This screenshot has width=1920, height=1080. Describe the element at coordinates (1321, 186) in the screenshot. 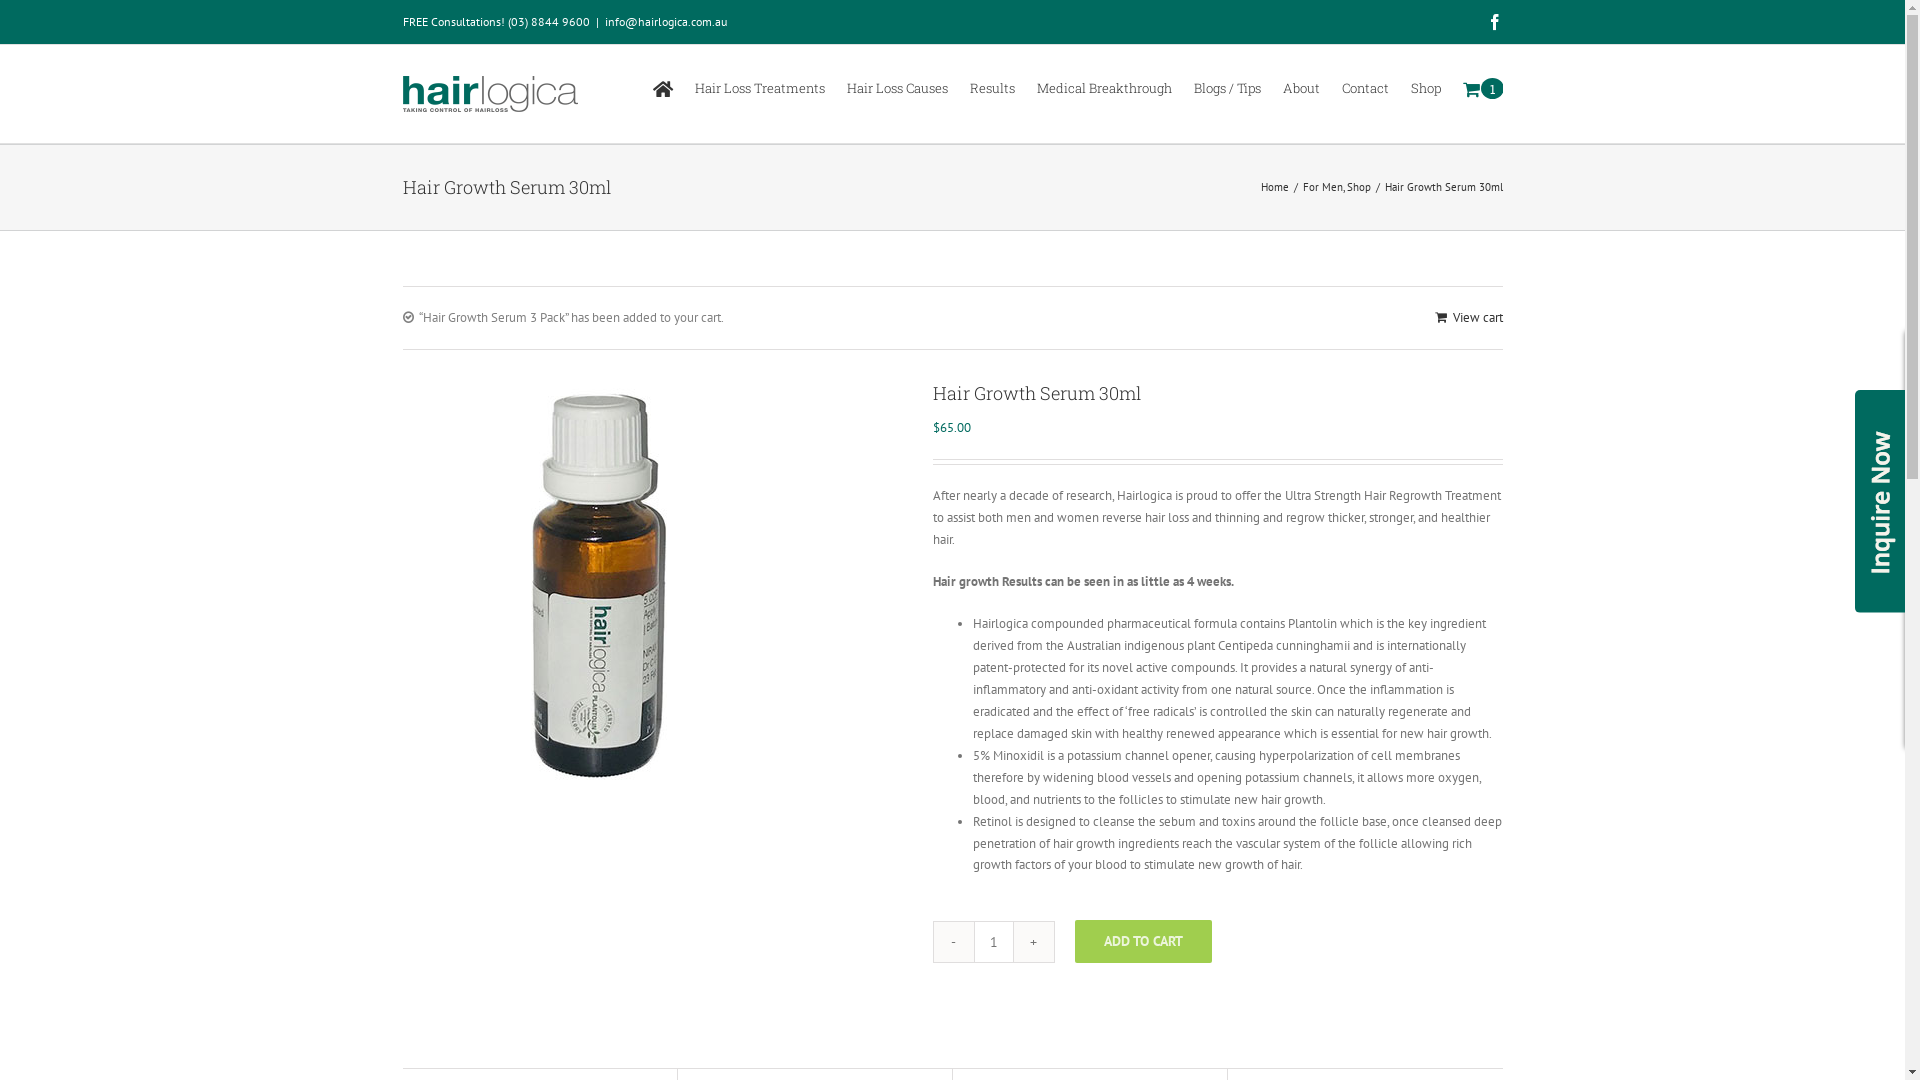

I see `'For Men'` at that location.